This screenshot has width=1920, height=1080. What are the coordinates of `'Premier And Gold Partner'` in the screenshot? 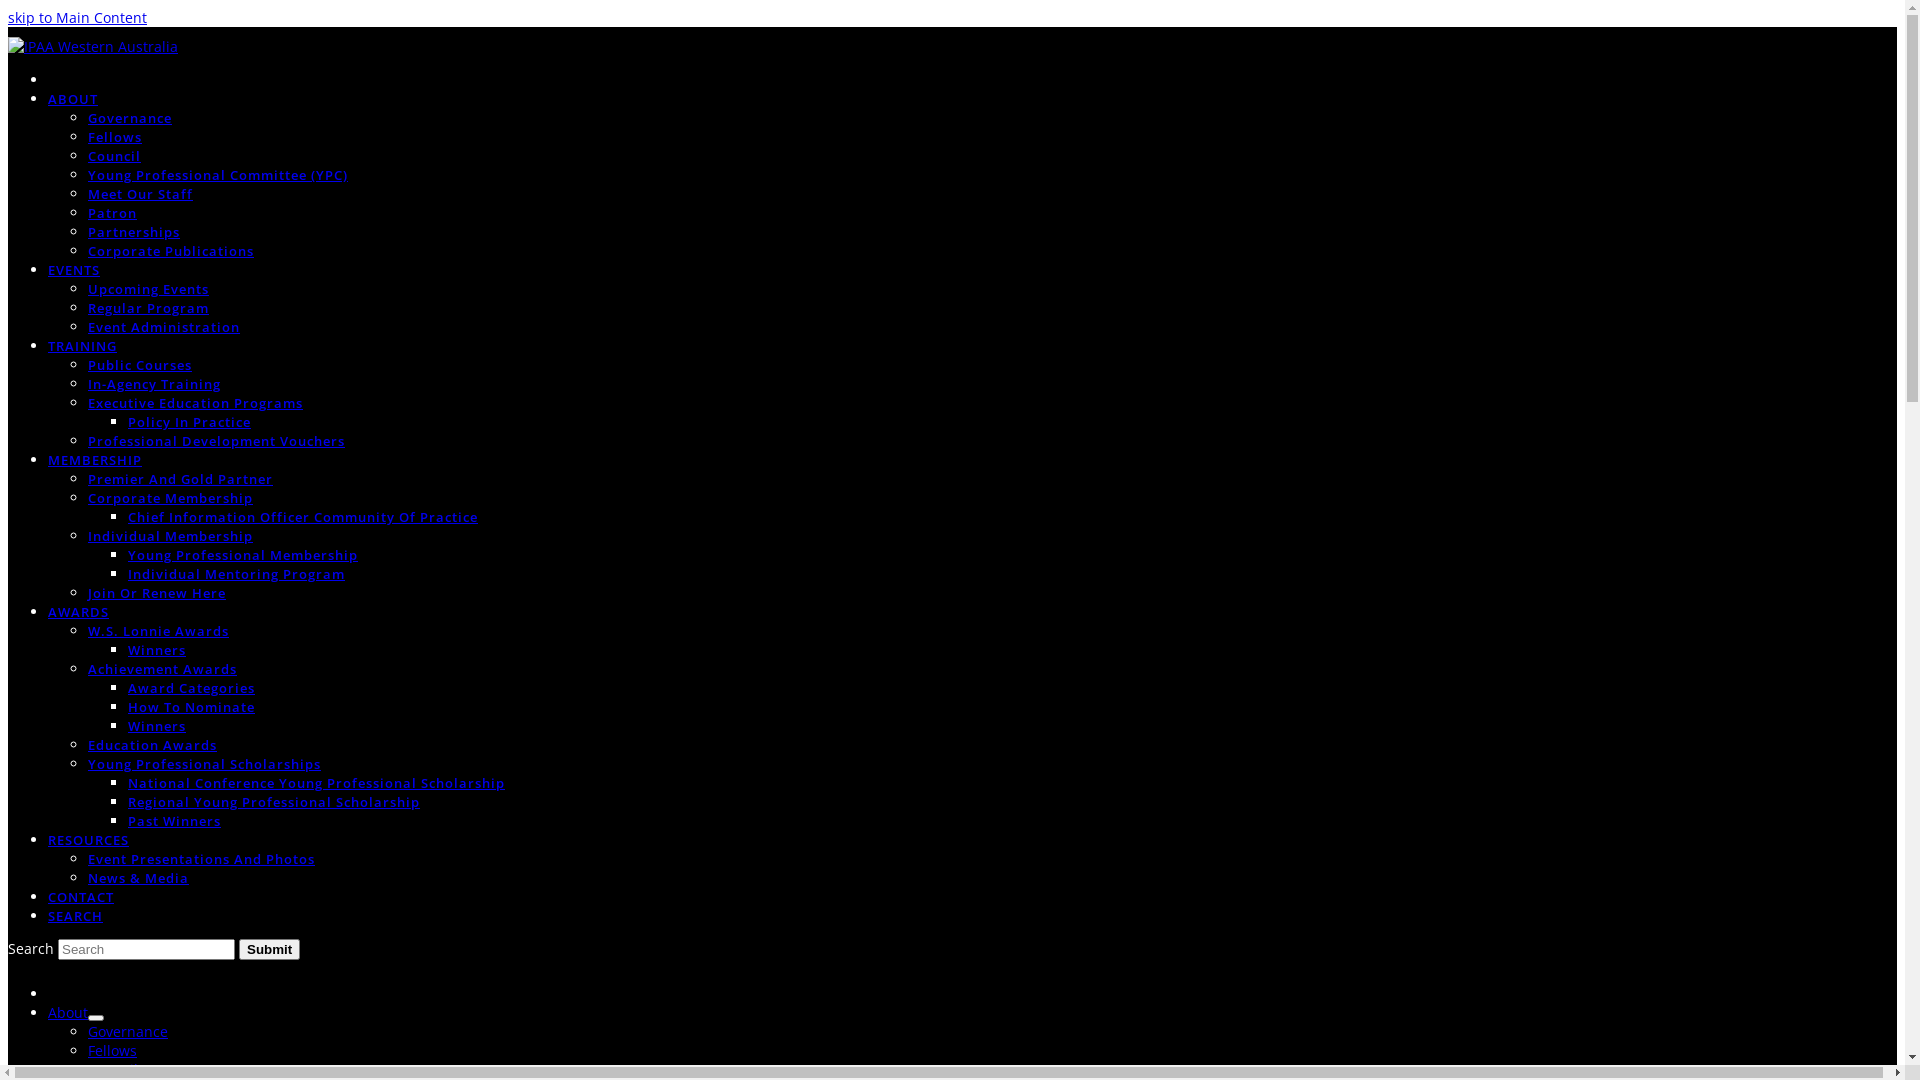 It's located at (180, 478).